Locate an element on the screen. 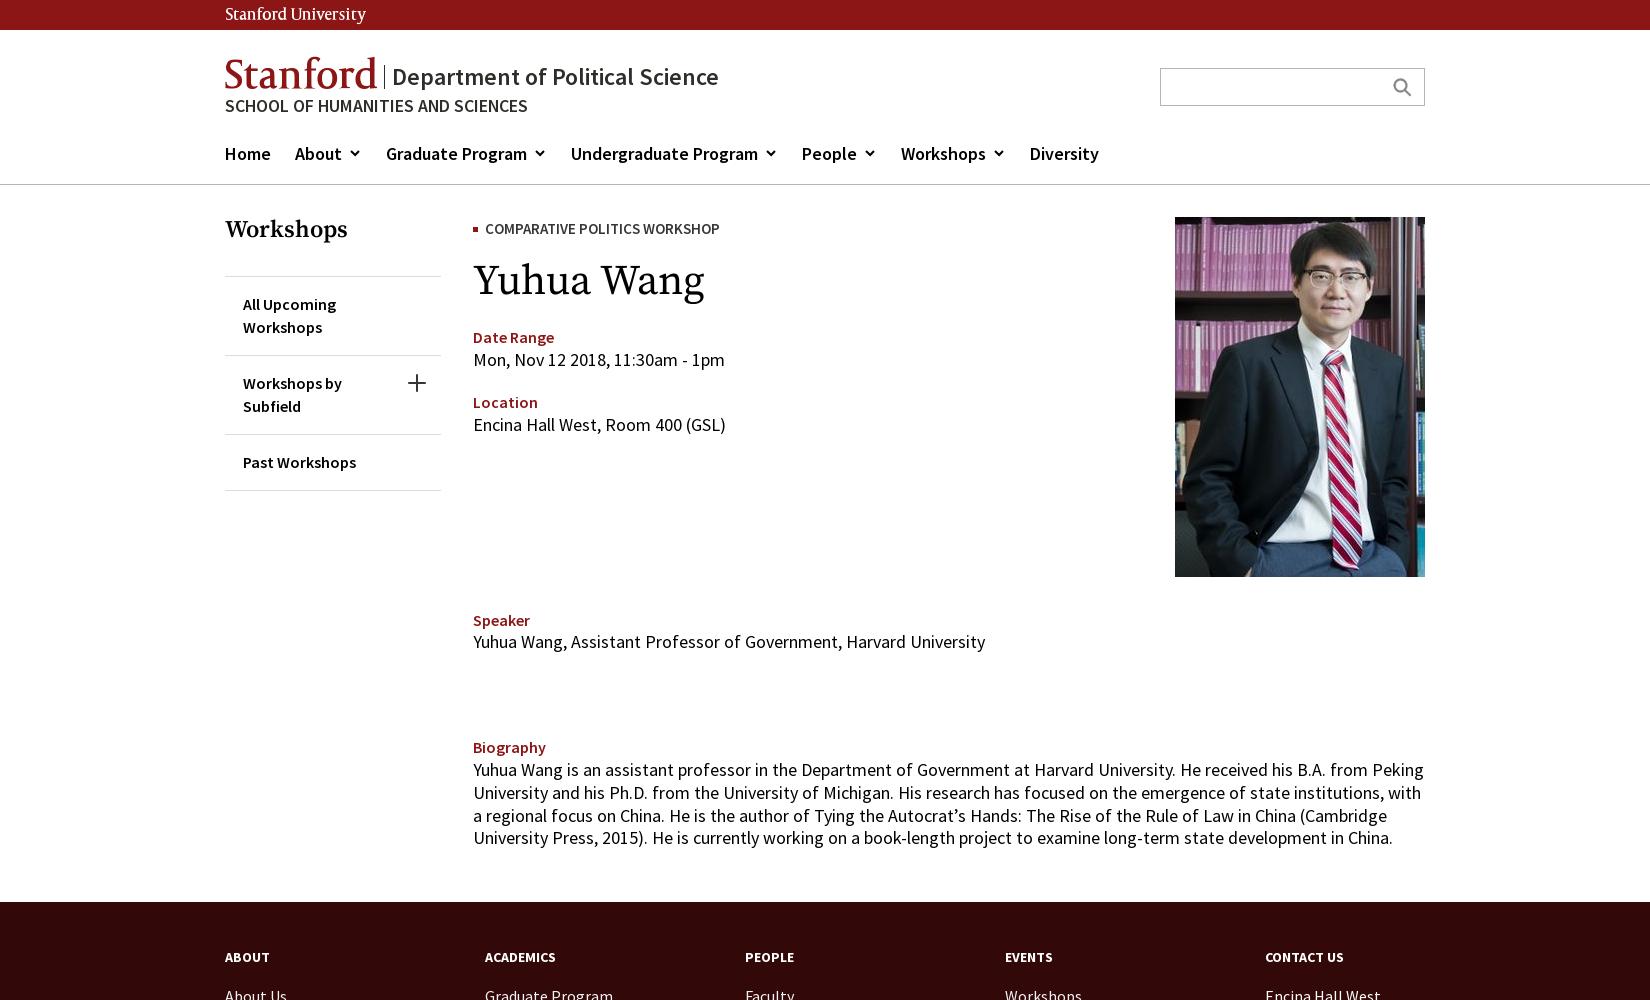 The height and width of the screenshot is (1000, 1650). 'Mon, Nov 12 2018, 11:30am' is located at coordinates (574, 357).